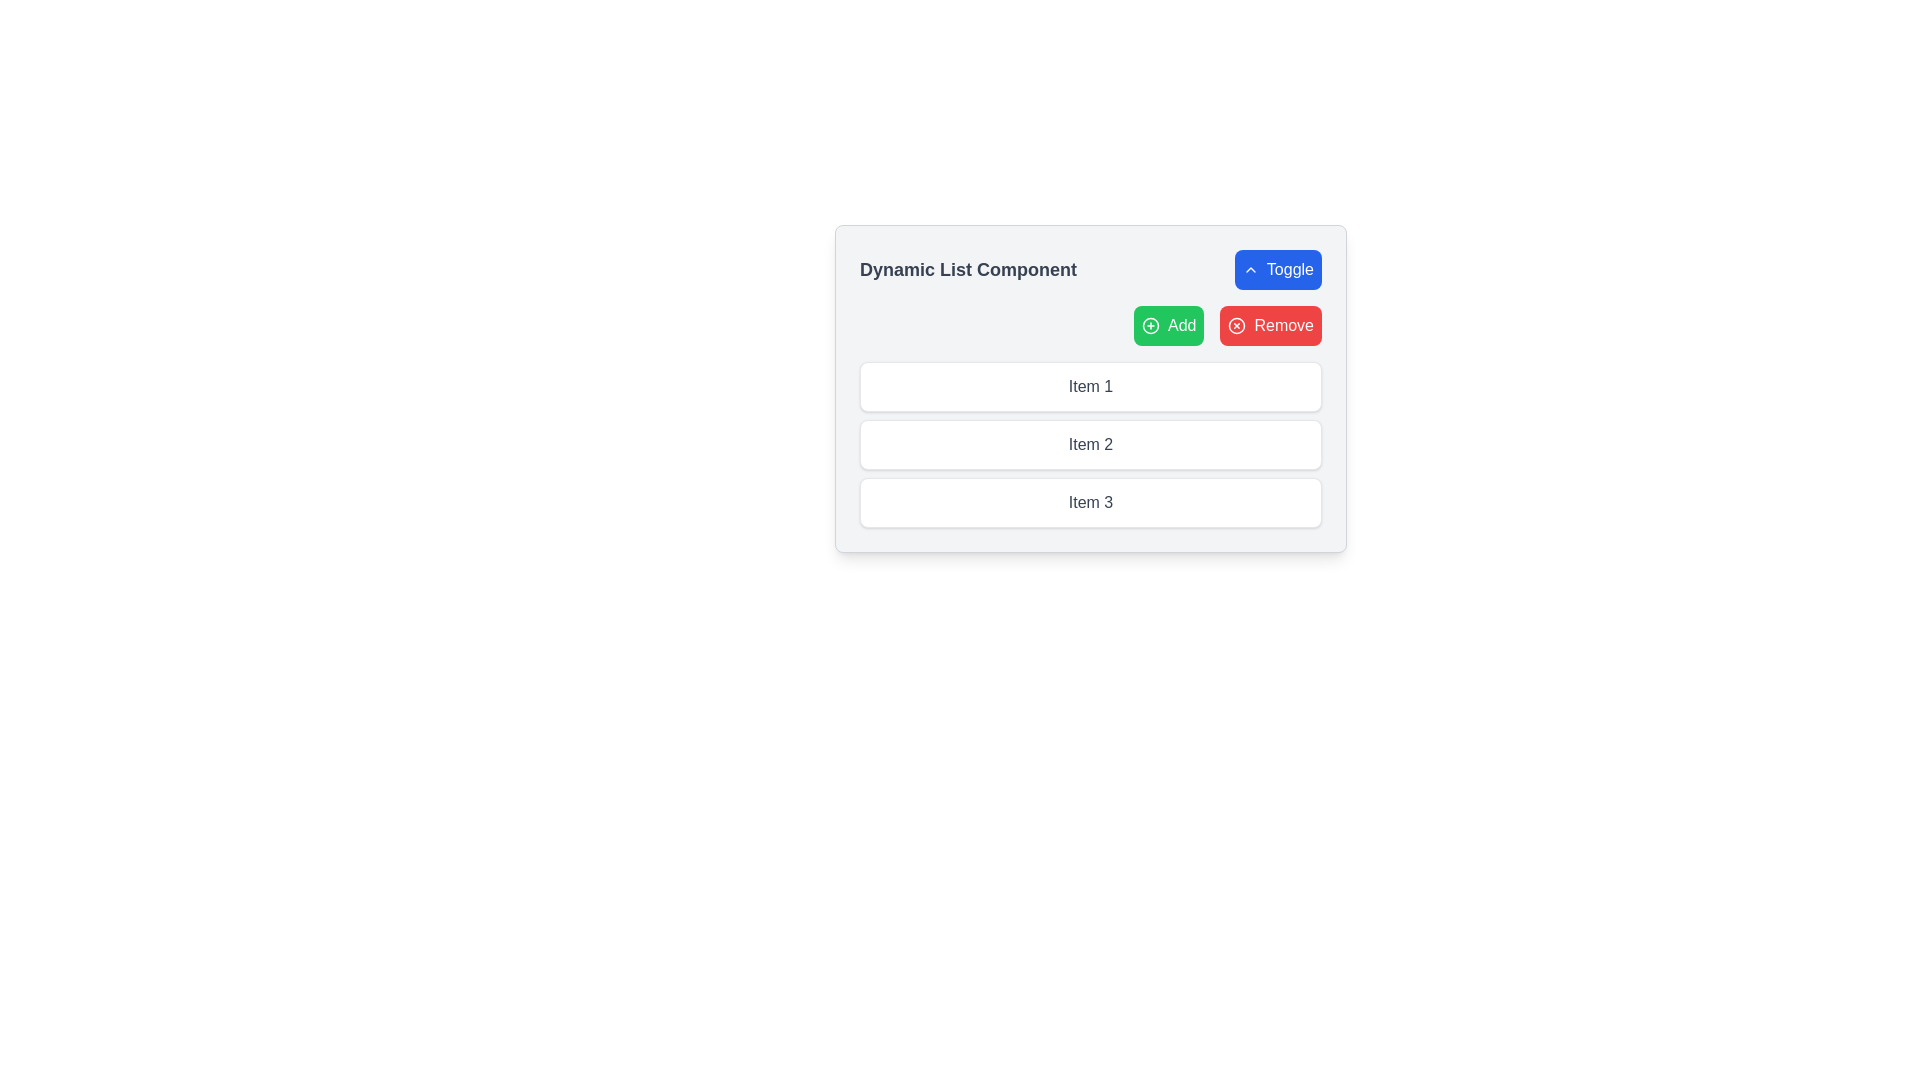  I want to click on the static text label that indicates the toggle functionality, positioned at the rightmost part of the button, following an upwards chevron icon, so click(1290, 270).